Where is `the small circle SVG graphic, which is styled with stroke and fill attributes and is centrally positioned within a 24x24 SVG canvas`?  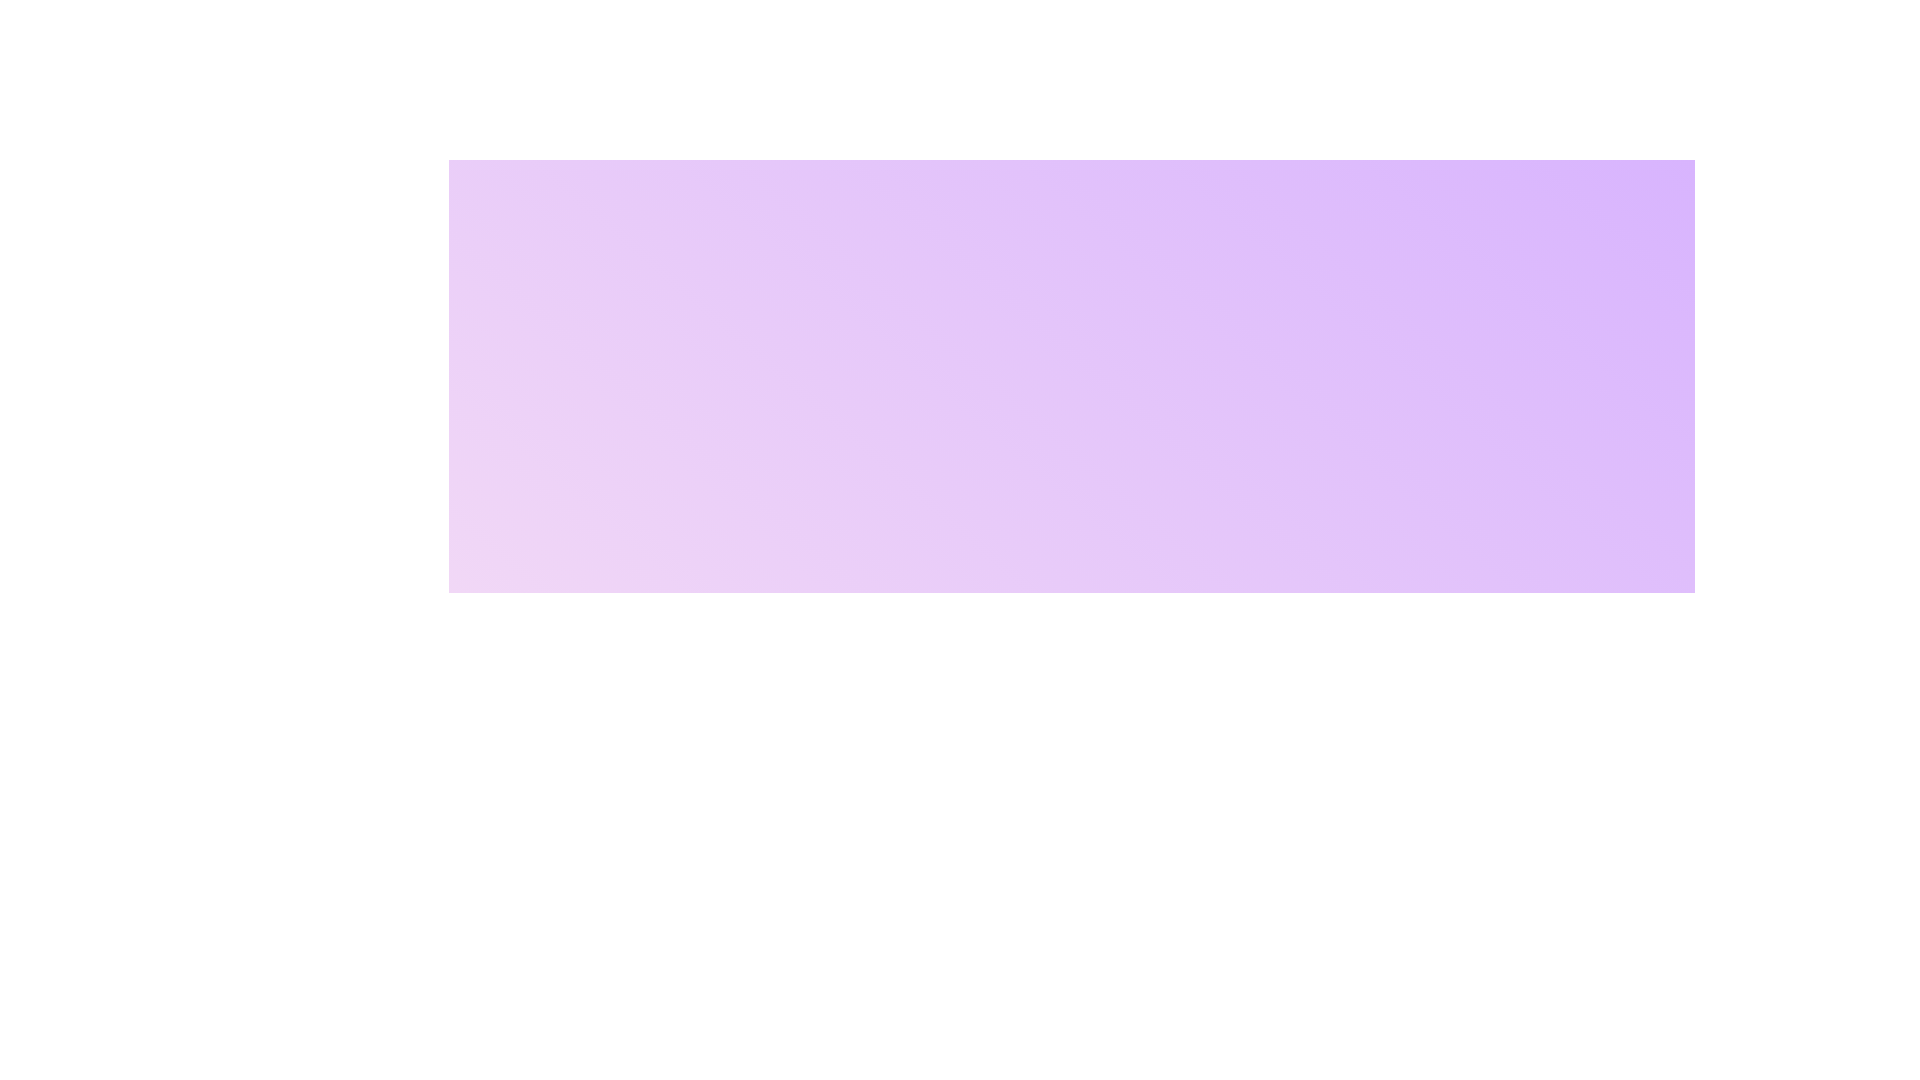 the small circle SVG graphic, which is styled with stroke and fill attributes and is centrally positioned within a 24x24 SVG canvas is located at coordinates (835, 759).